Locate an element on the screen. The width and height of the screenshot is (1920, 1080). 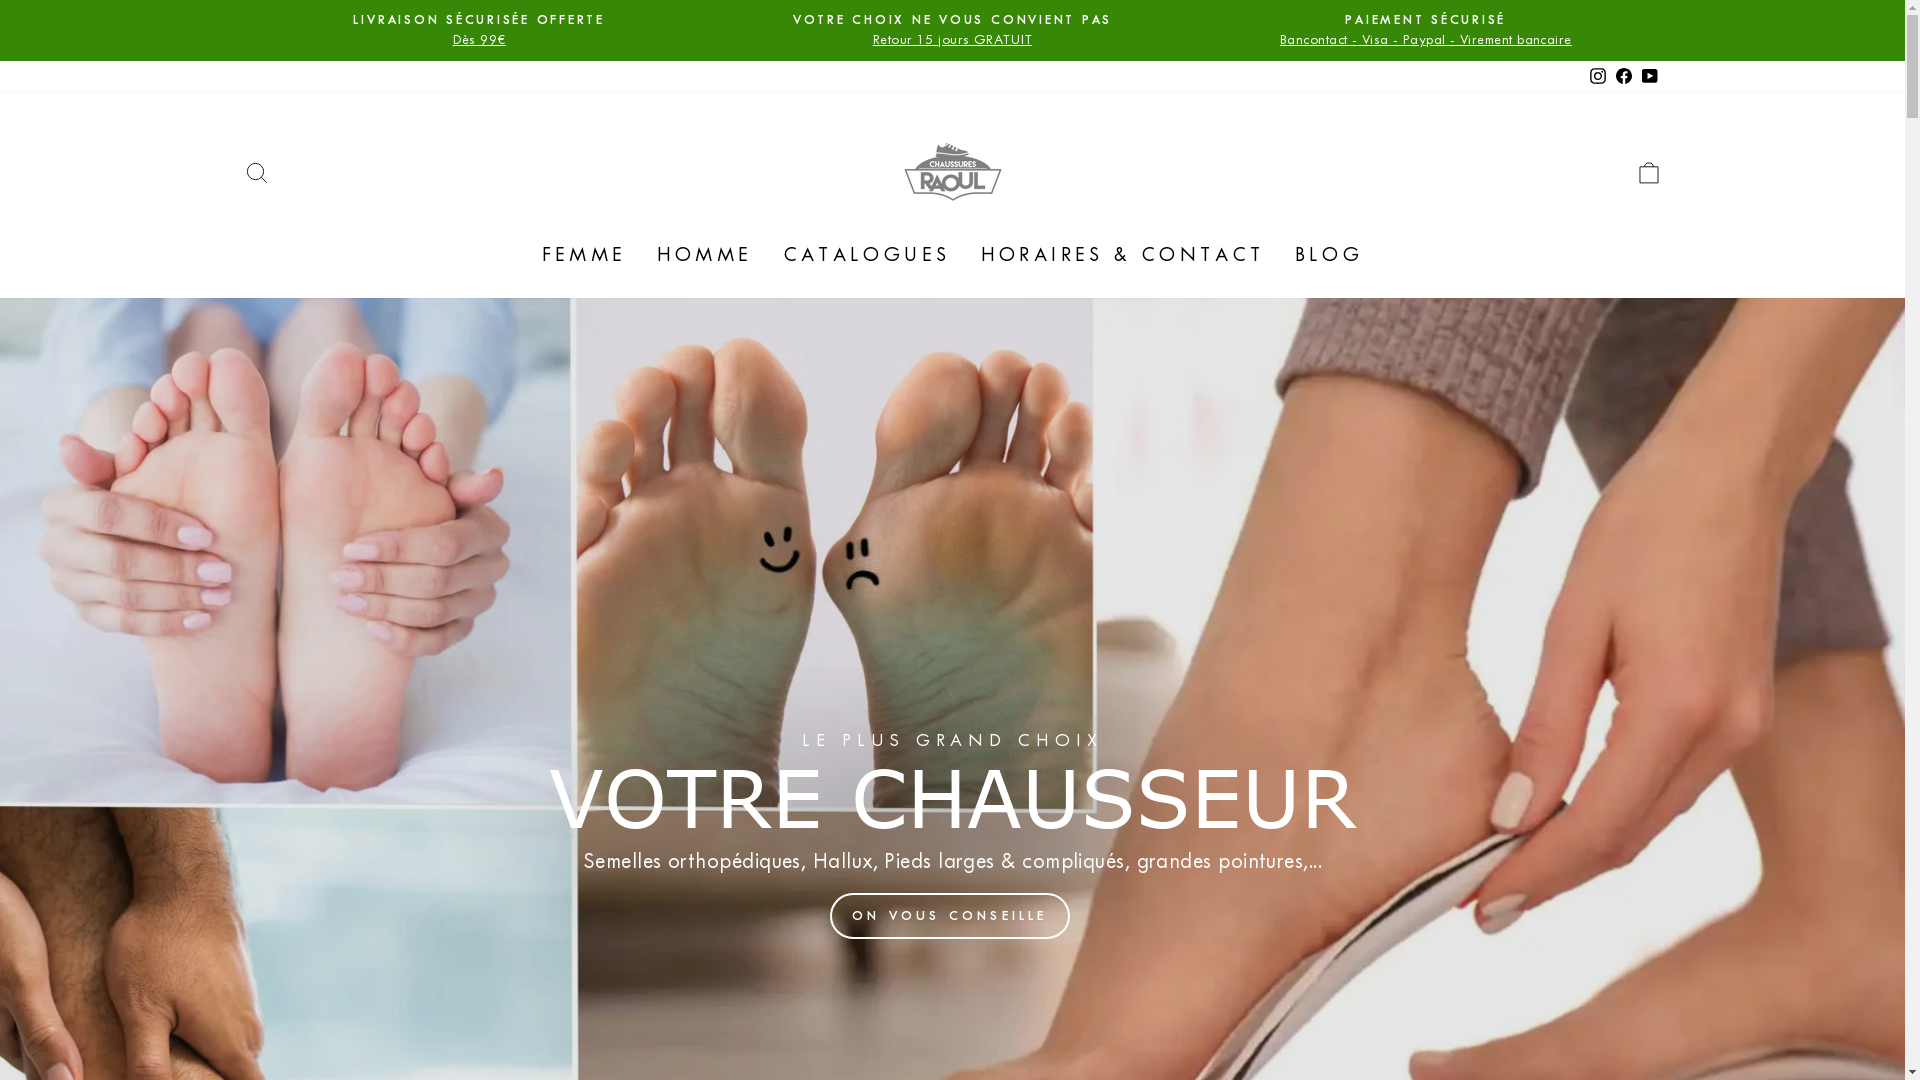
'BLOG' is located at coordinates (1329, 253).